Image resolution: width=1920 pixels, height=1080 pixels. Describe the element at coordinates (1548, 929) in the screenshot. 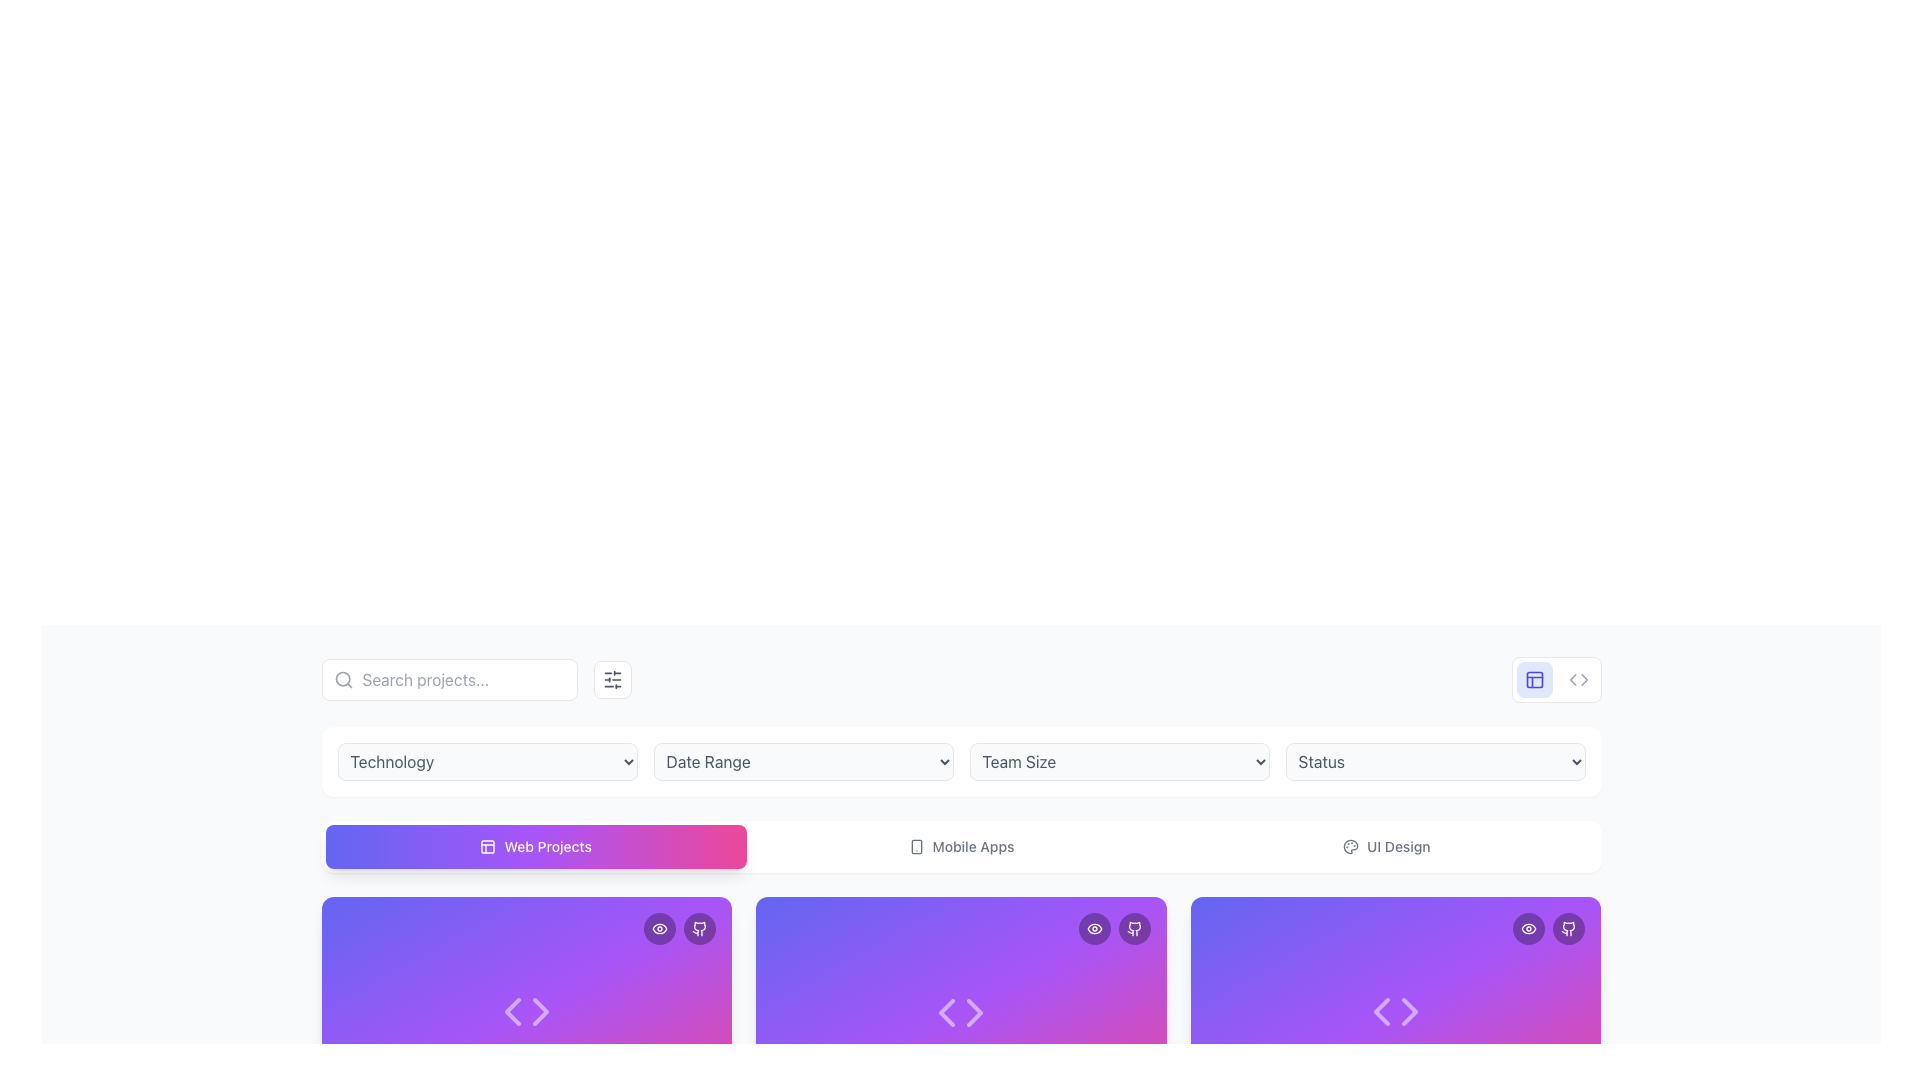

I see `the eye button located at the top-right corner of the purple card in the second row of the grid layout to preview the card content` at that location.